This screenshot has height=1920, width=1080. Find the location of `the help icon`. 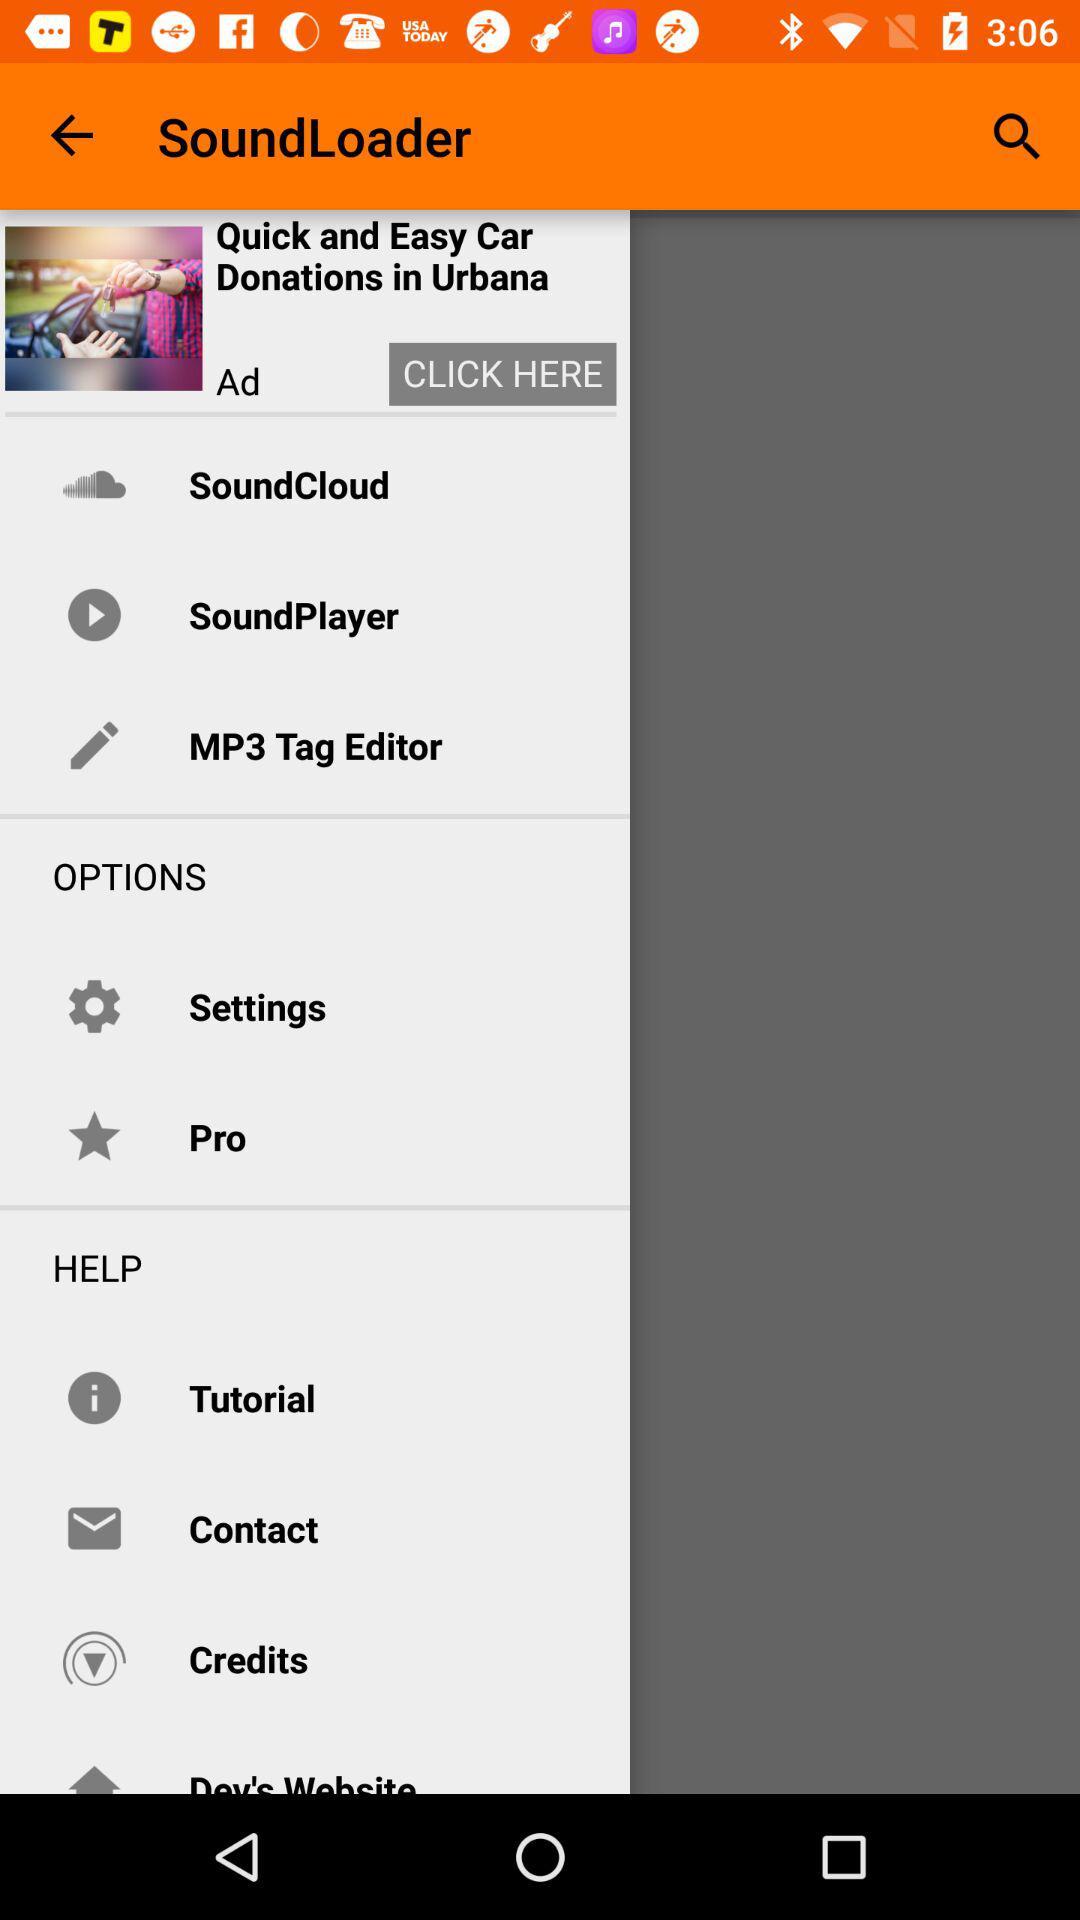

the help icon is located at coordinates (70, 1266).